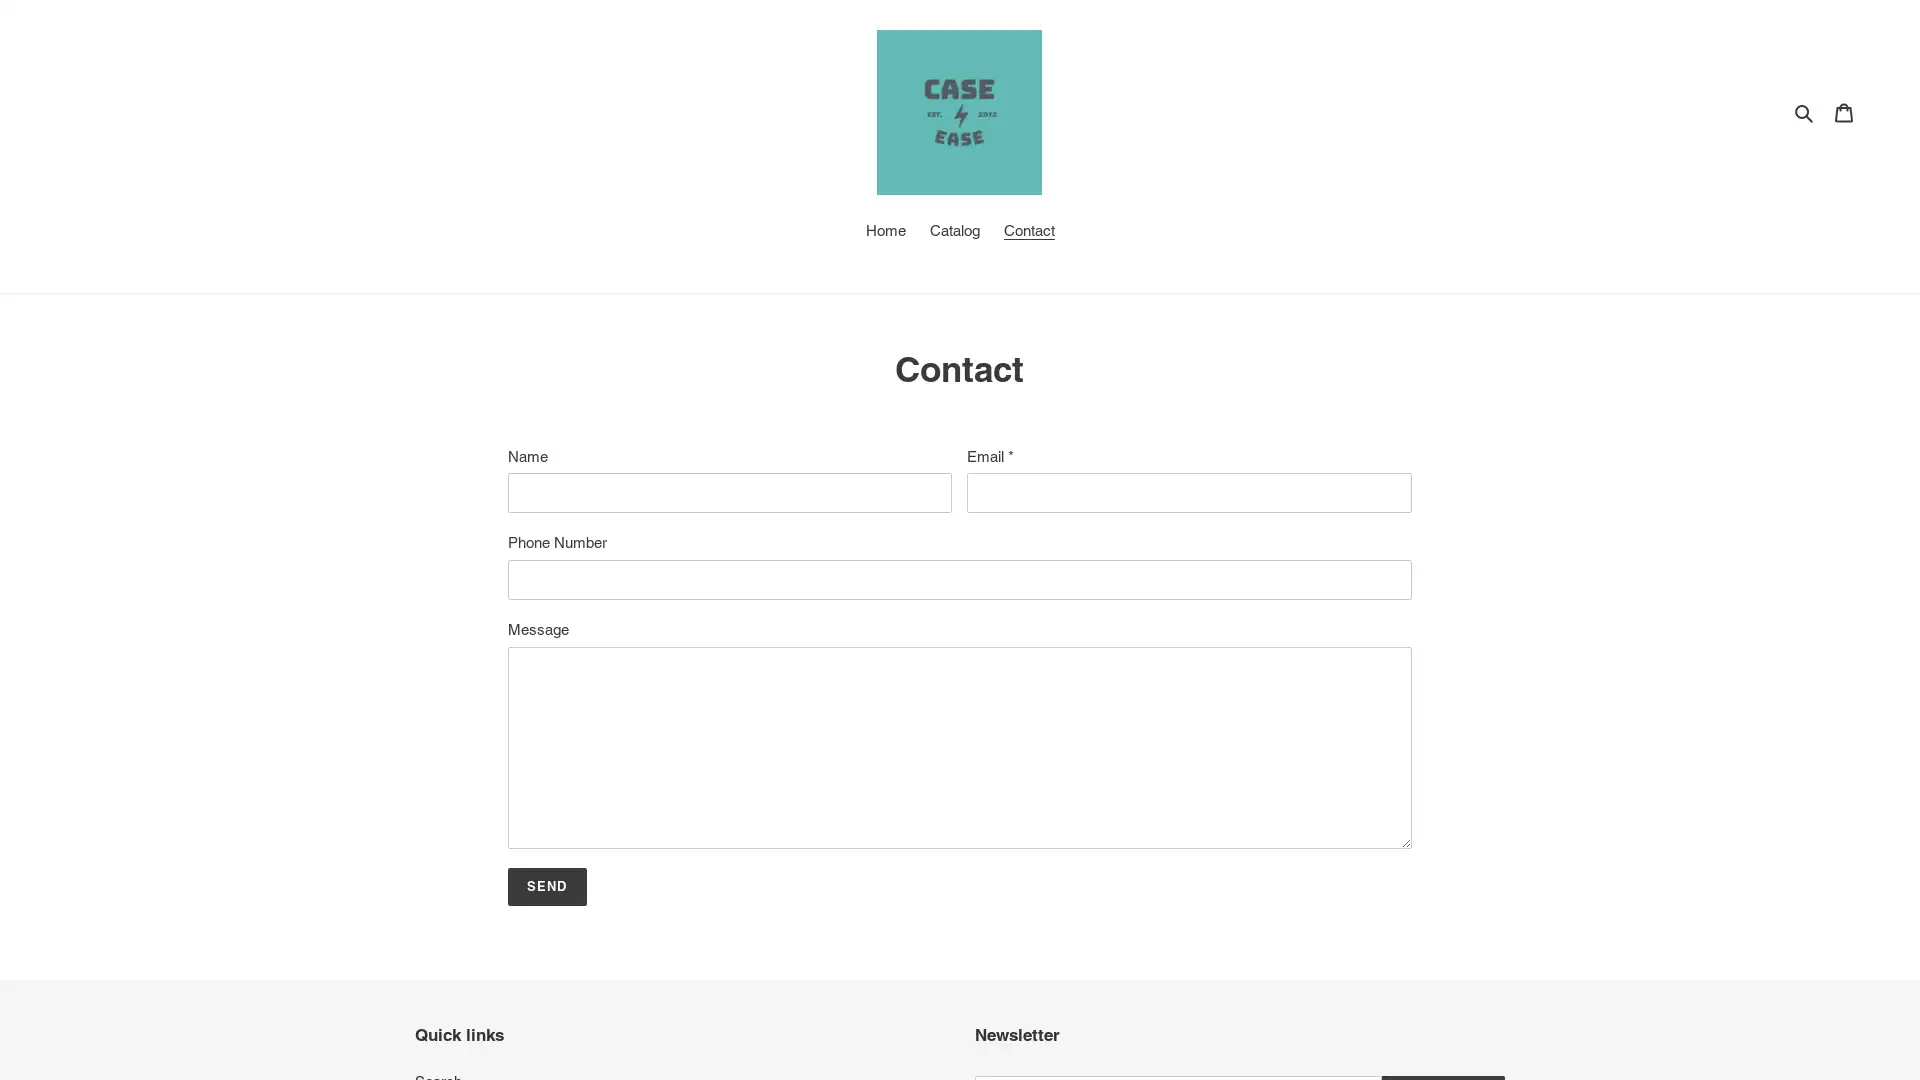 The width and height of the screenshot is (1920, 1080). I want to click on Send, so click(547, 885).